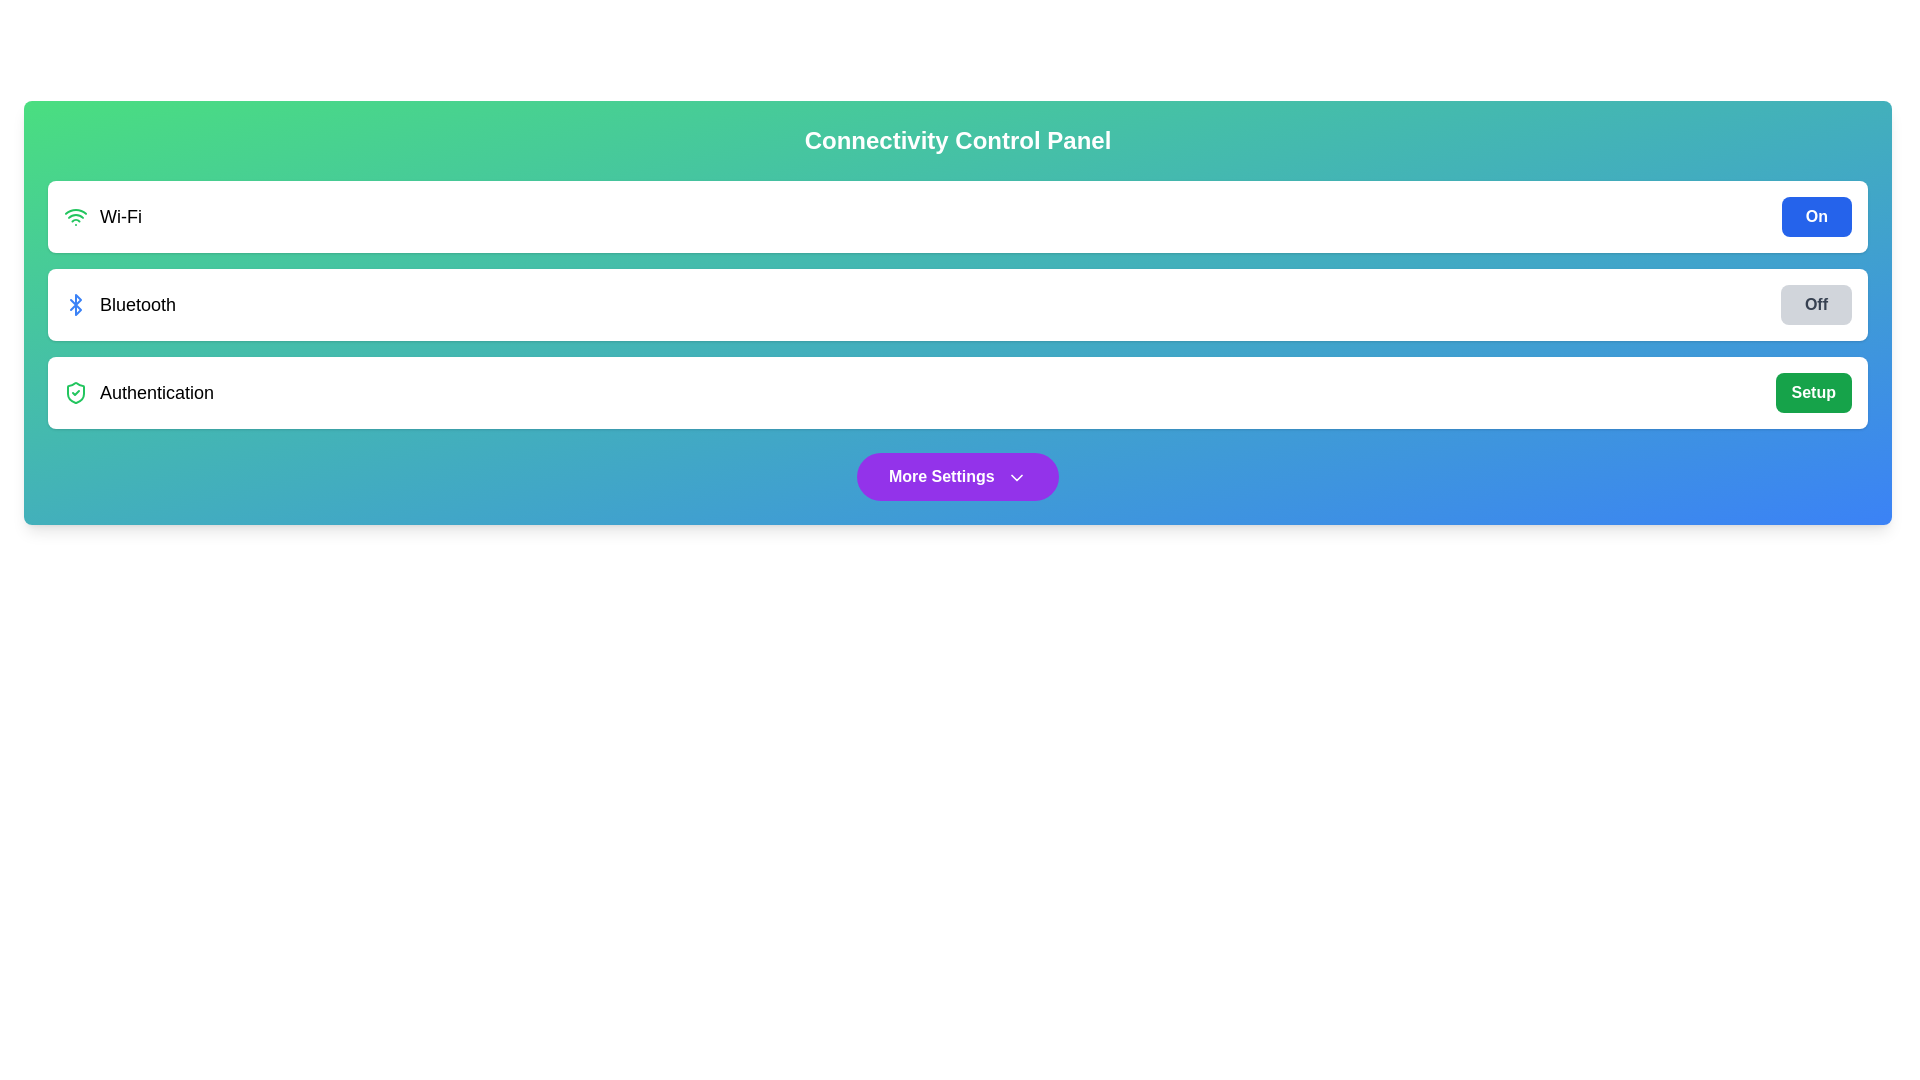 This screenshot has width=1920, height=1080. What do you see at coordinates (1816, 216) in the screenshot?
I see `the rectangular blue button labeled 'On' with white text to trigger a visual state change` at bounding box center [1816, 216].